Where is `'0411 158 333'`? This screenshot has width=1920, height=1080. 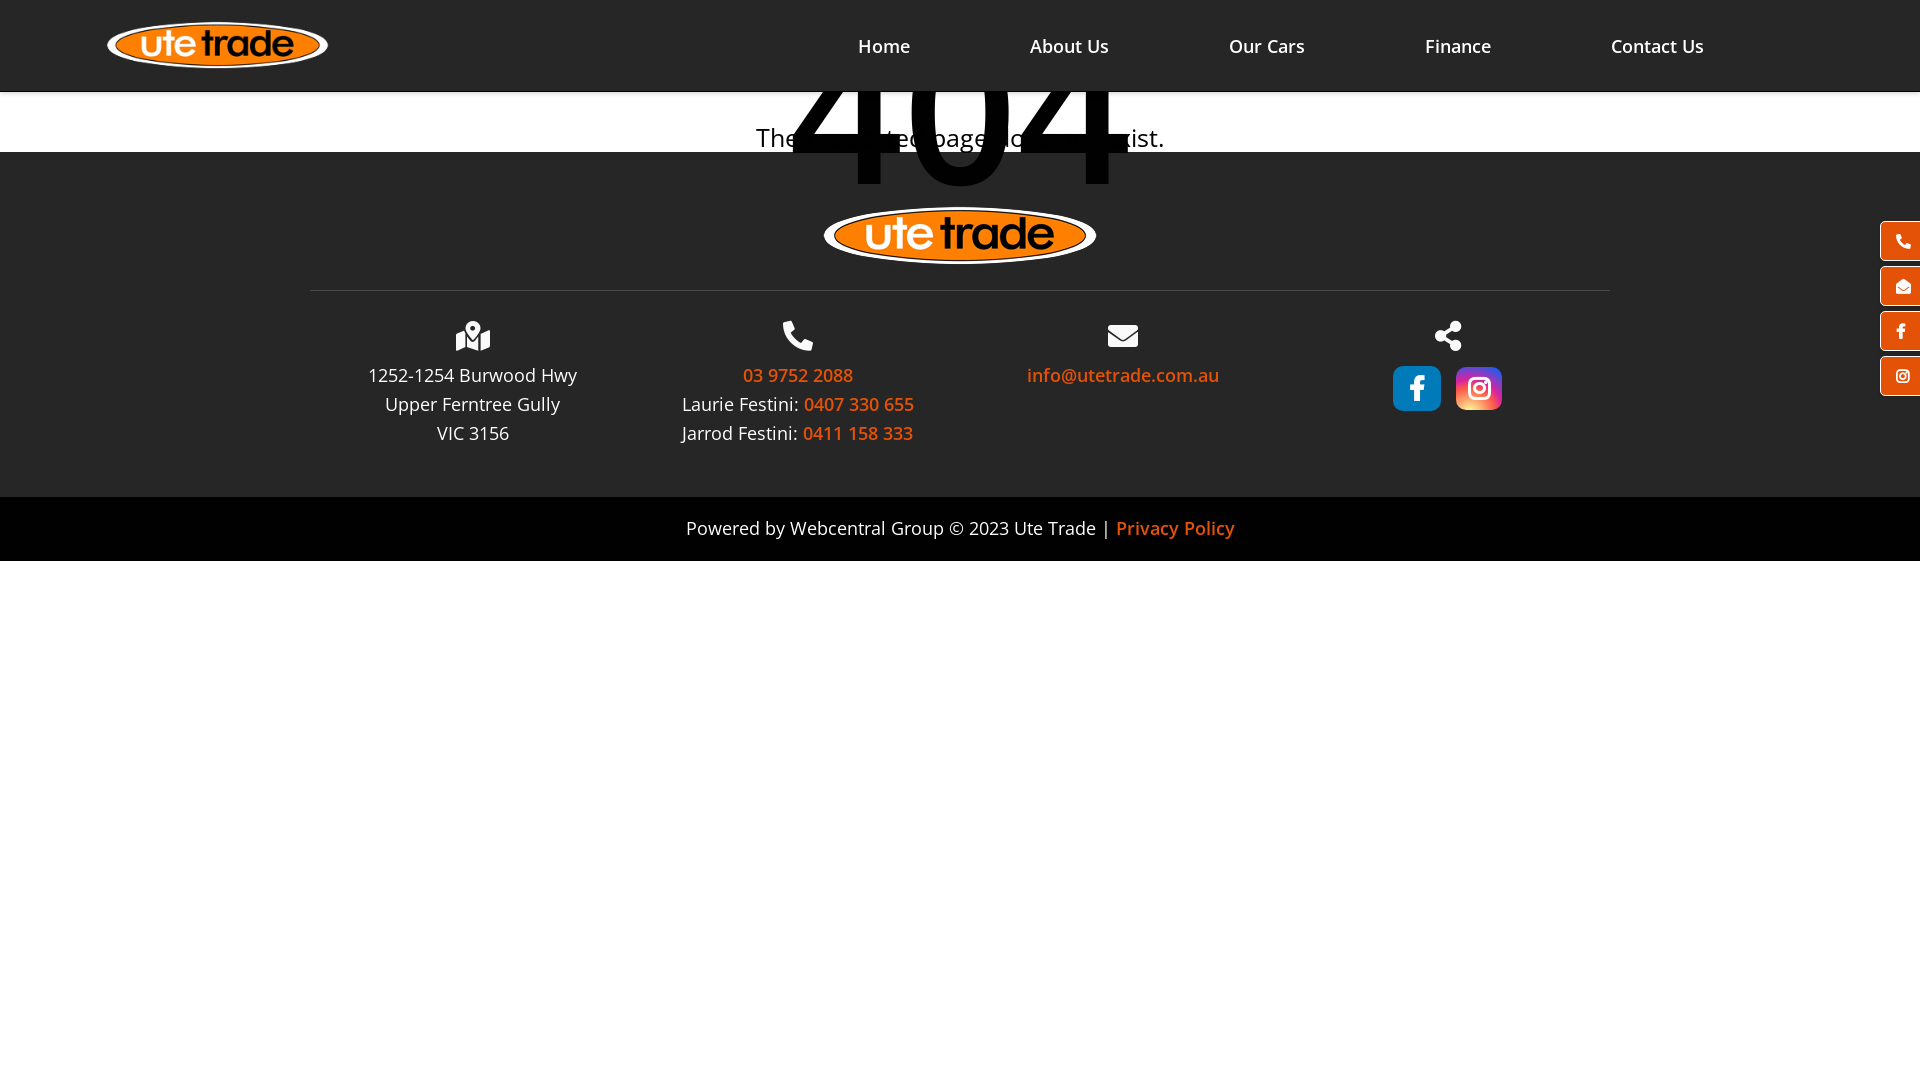
'0411 158 333' is located at coordinates (858, 432).